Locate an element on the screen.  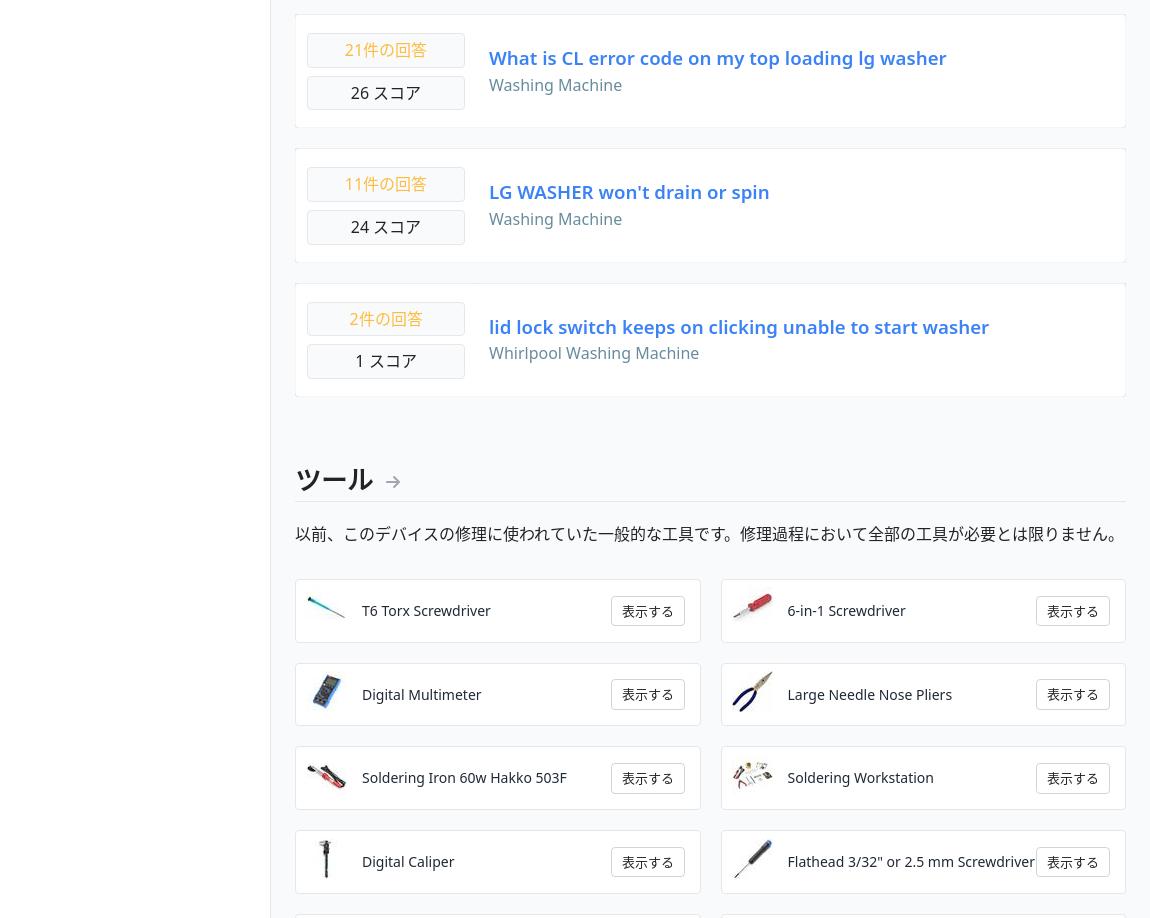
'What is CL error code on my top loading lg washer' is located at coordinates (716, 57).